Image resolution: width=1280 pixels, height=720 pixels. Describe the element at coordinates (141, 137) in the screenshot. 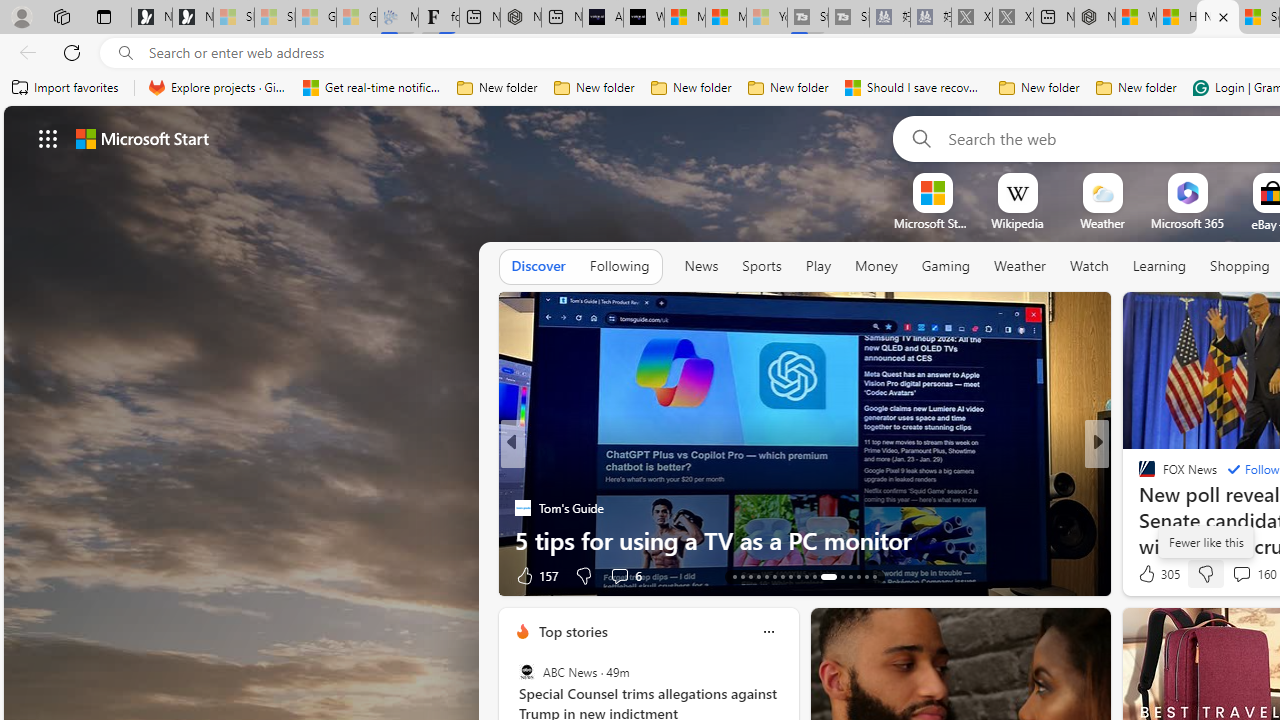

I see `'Microsoft start'` at that location.